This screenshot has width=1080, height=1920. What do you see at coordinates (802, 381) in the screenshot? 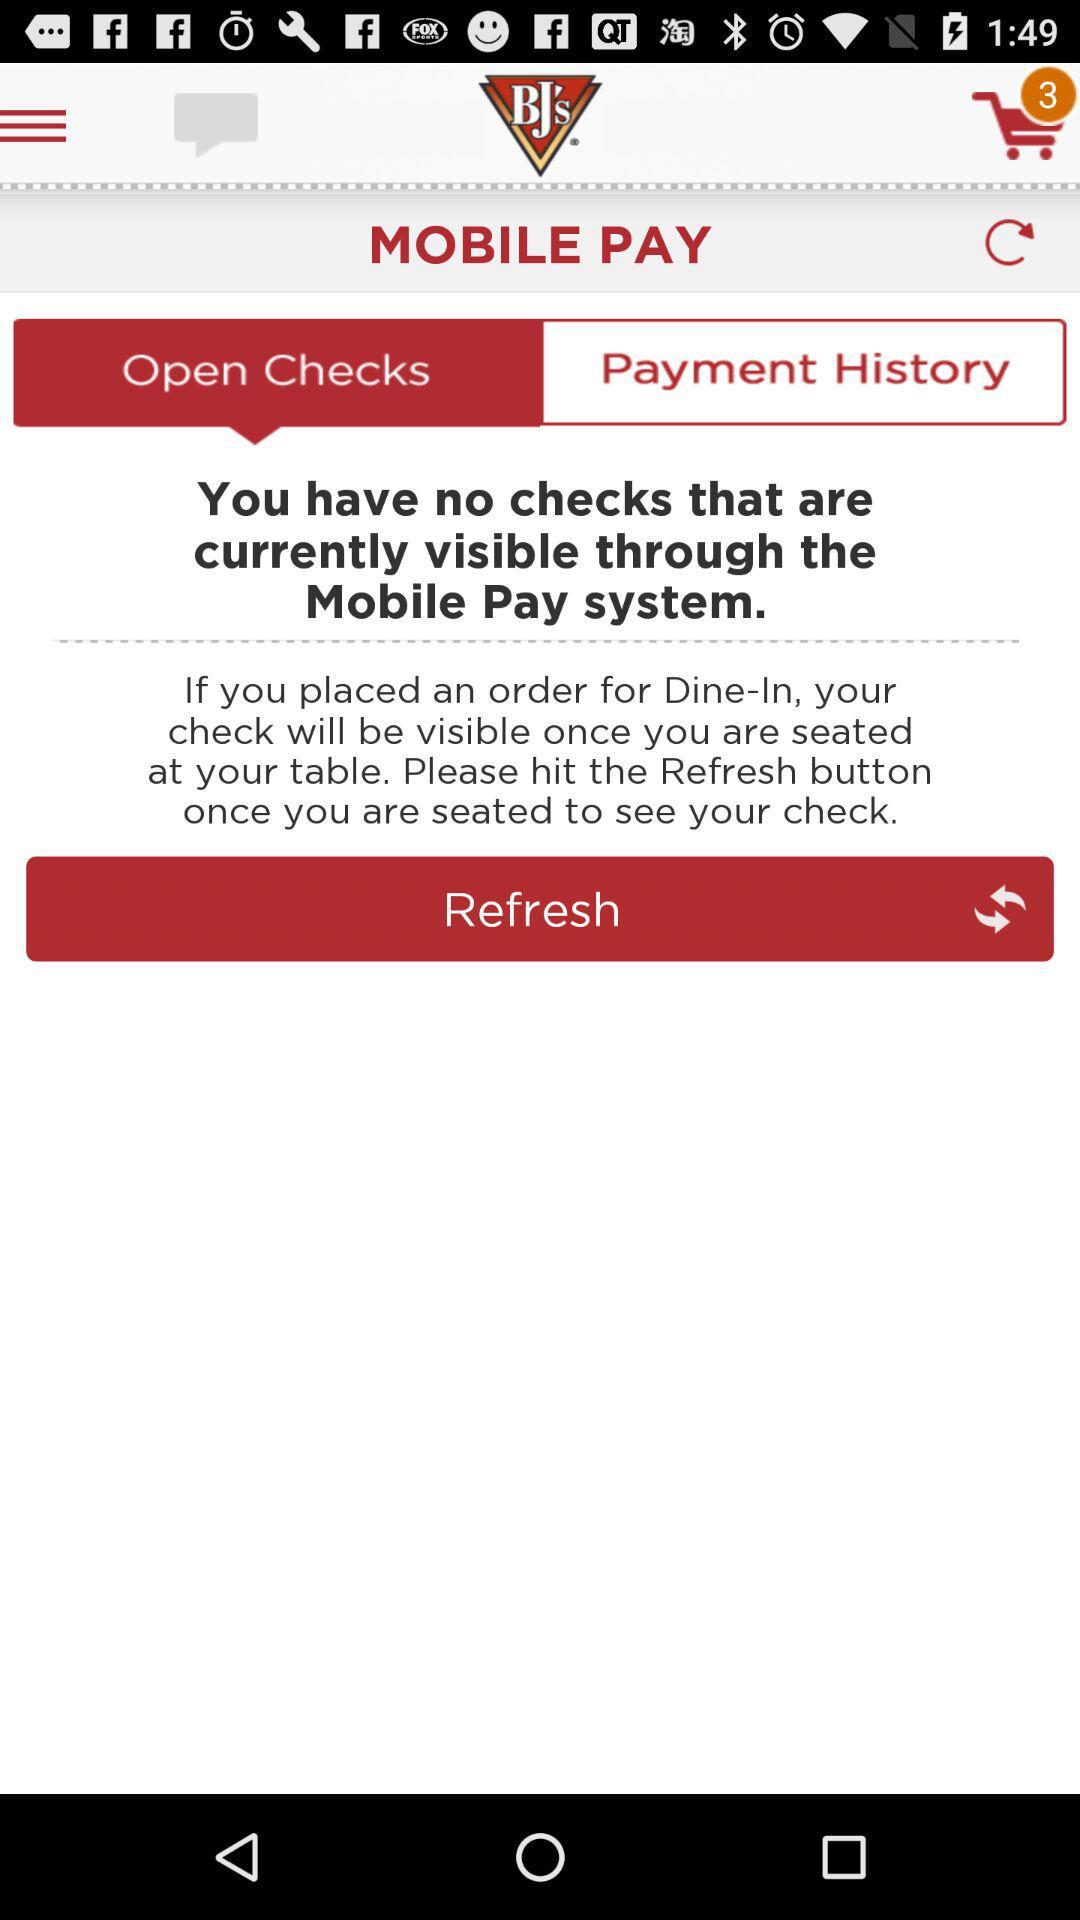
I see `payment hisotyr` at bounding box center [802, 381].